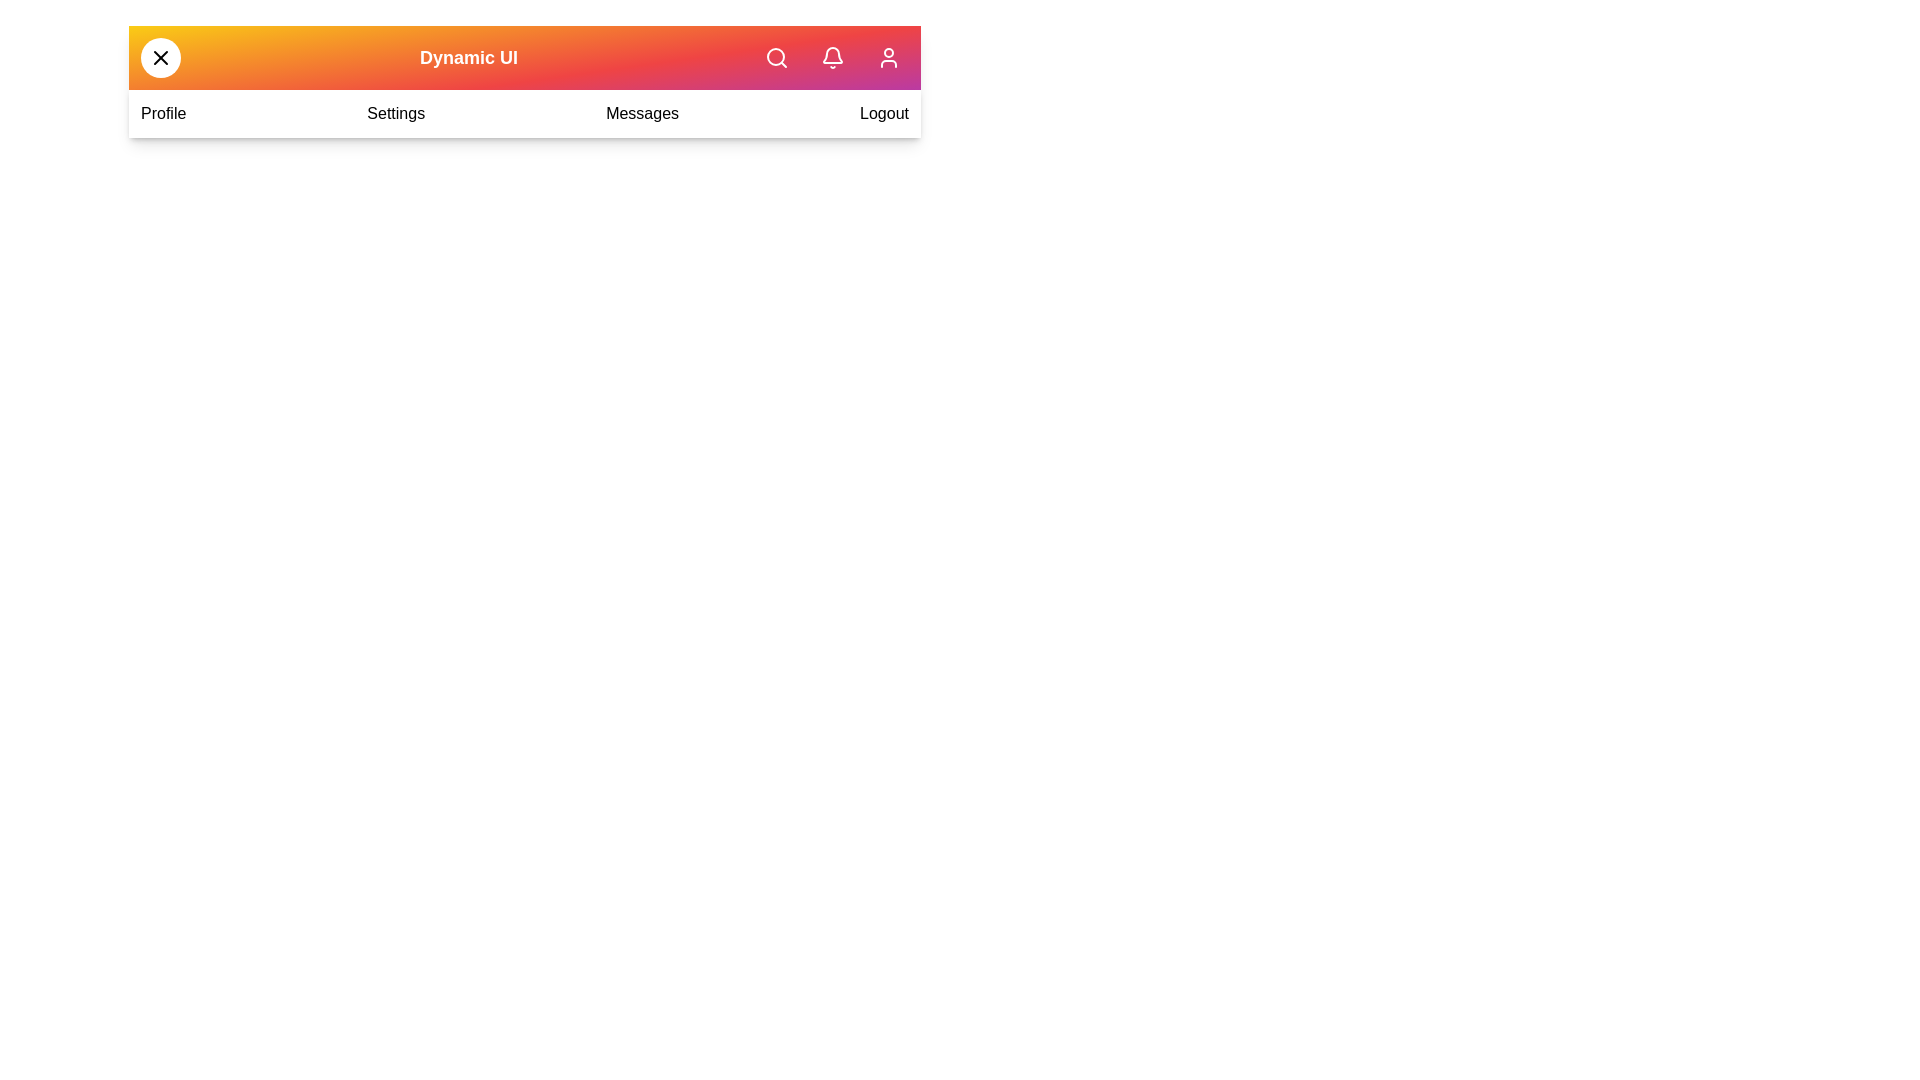 Image resolution: width=1920 pixels, height=1080 pixels. Describe the element at coordinates (161, 56) in the screenshot. I see `toggle button to toggle the menu open or closed` at that location.